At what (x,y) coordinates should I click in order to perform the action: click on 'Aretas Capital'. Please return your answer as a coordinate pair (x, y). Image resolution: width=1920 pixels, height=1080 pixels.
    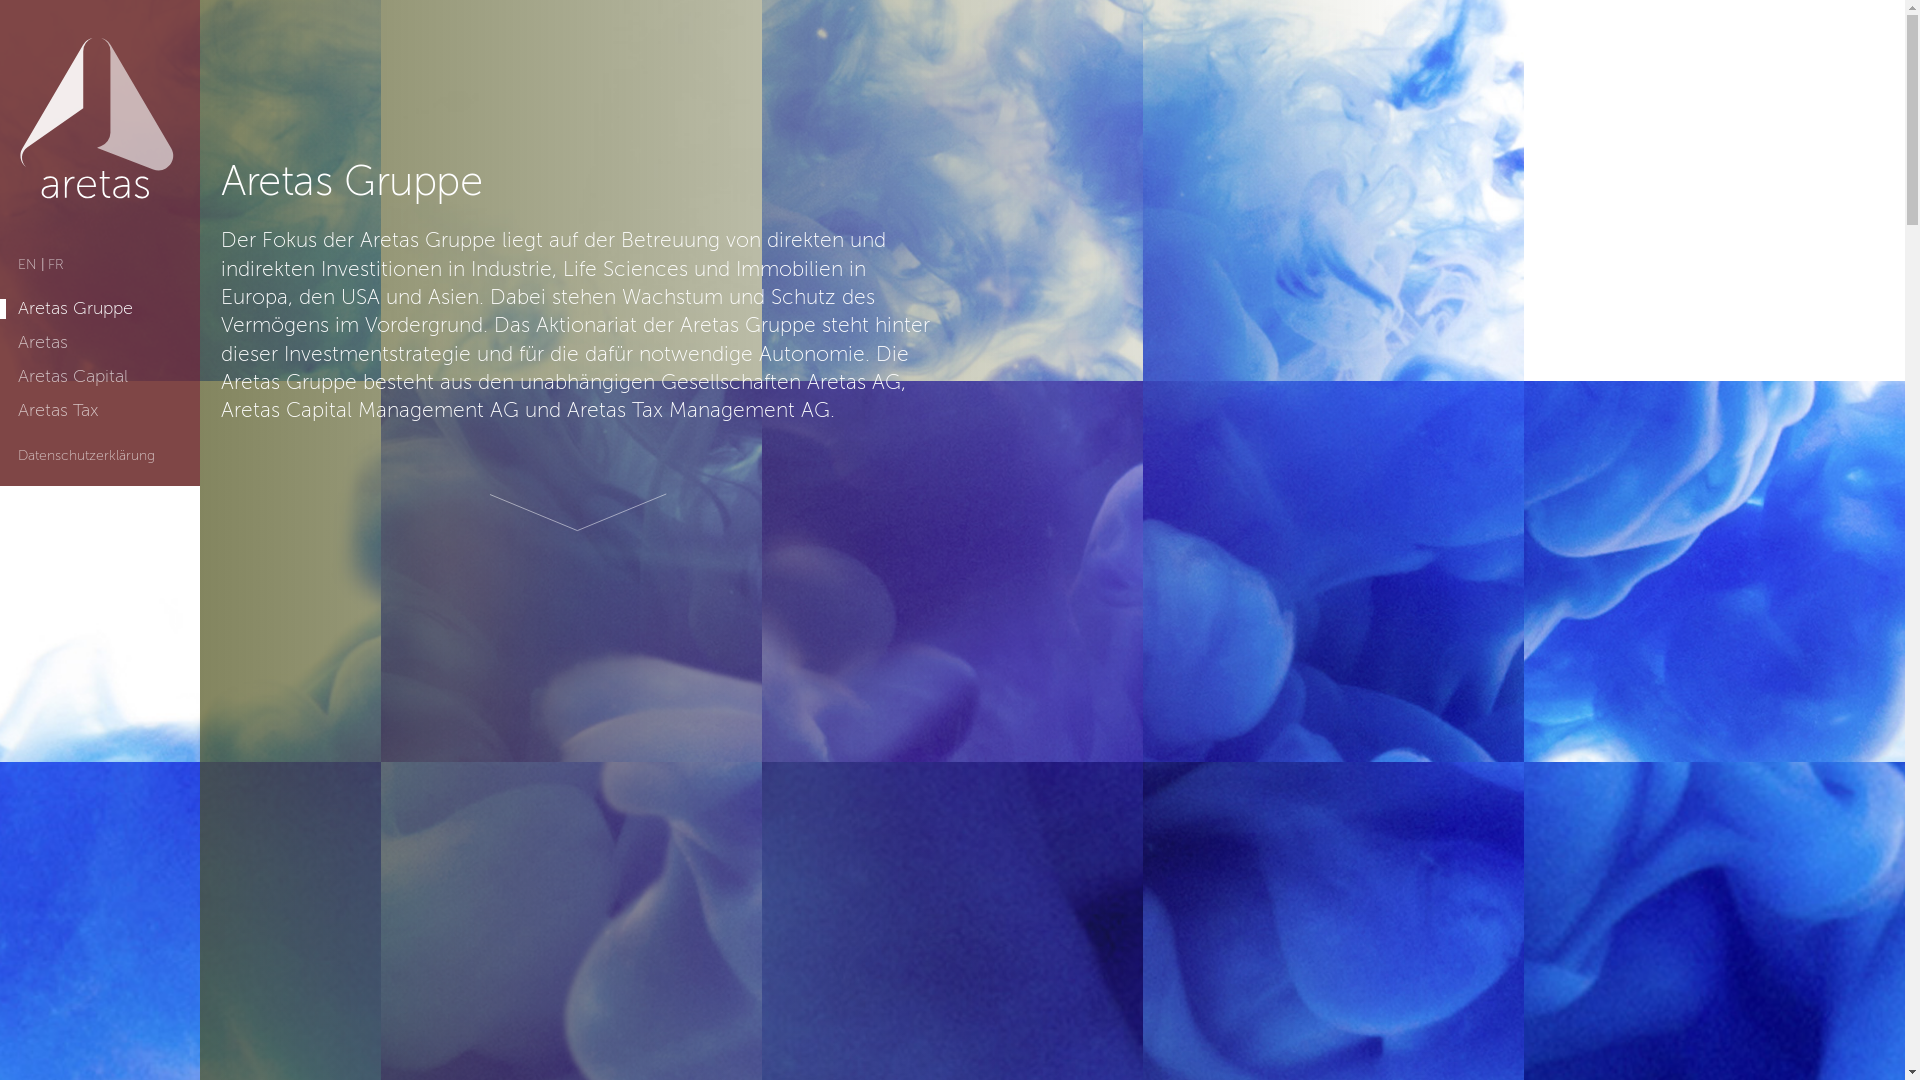
    Looking at the image, I should click on (72, 377).